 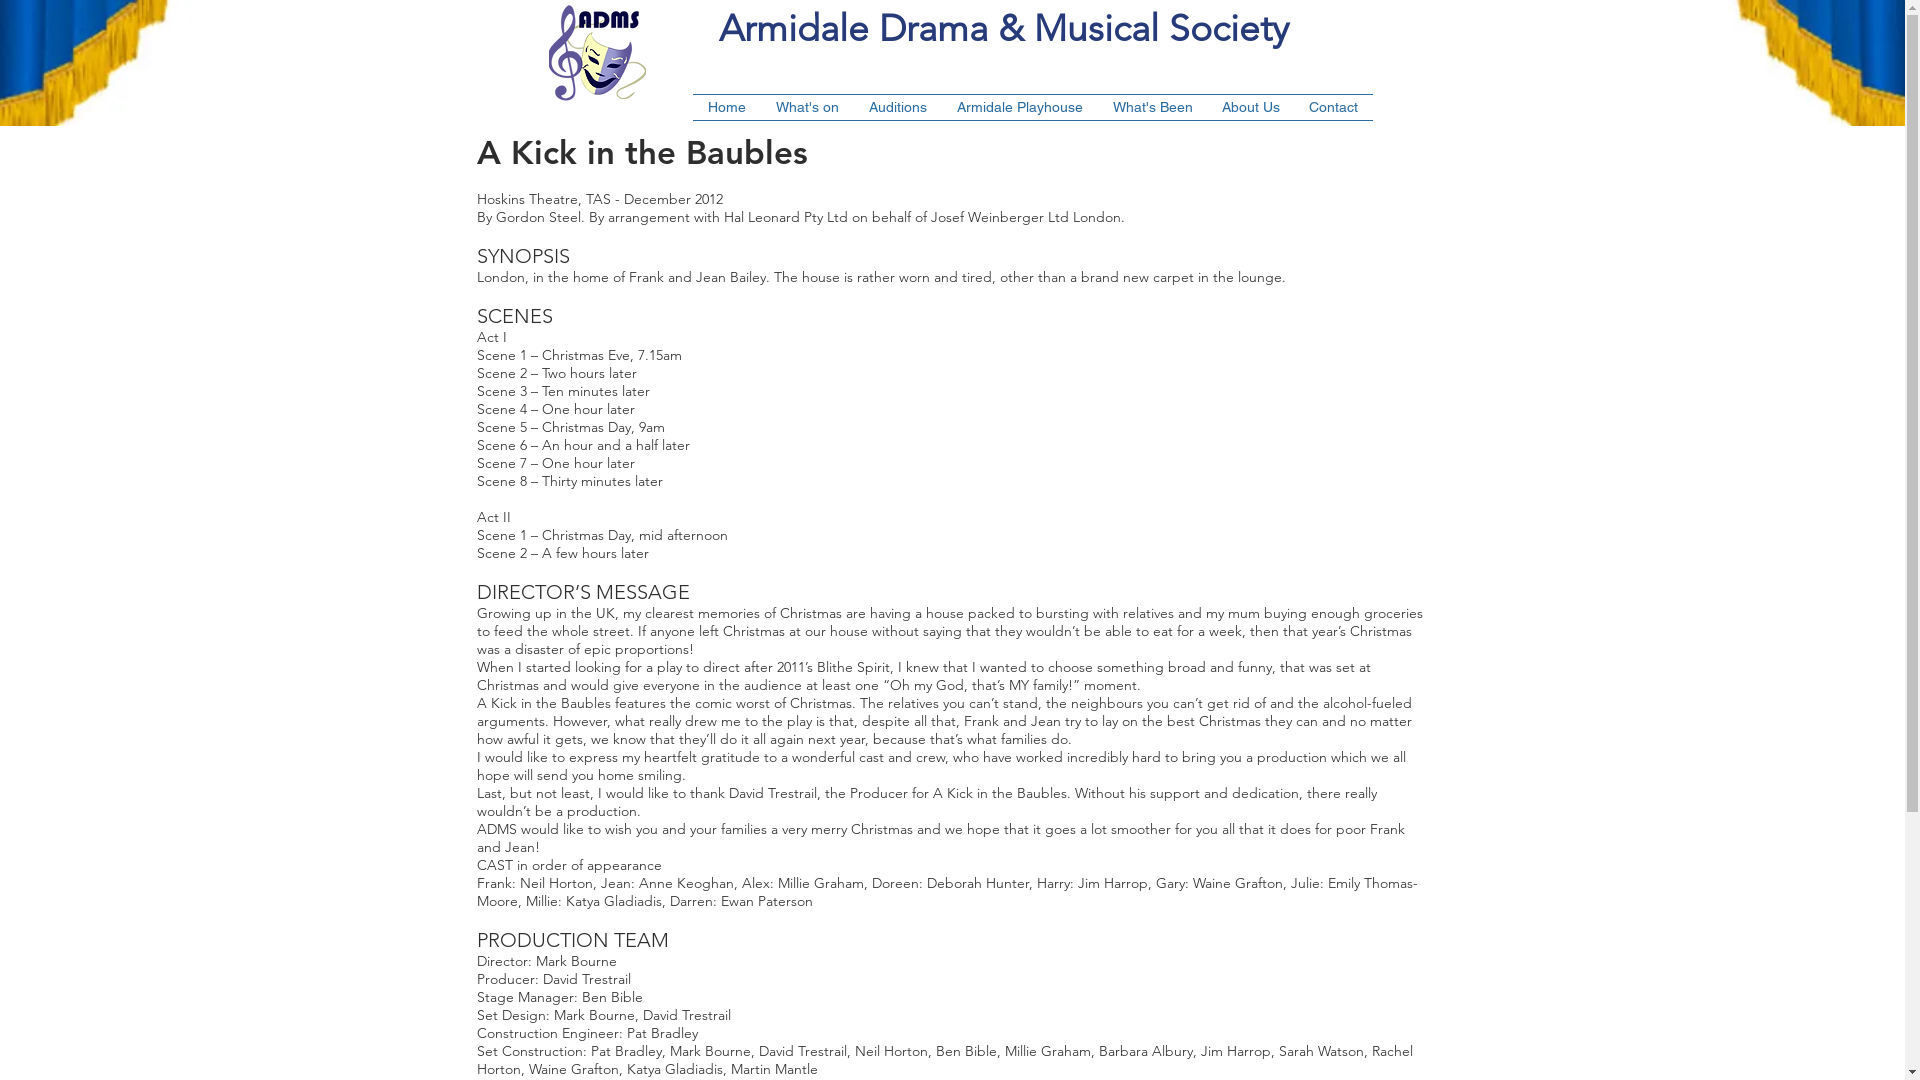 What do you see at coordinates (1019, 107) in the screenshot?
I see `'Armidale Playhouse'` at bounding box center [1019, 107].